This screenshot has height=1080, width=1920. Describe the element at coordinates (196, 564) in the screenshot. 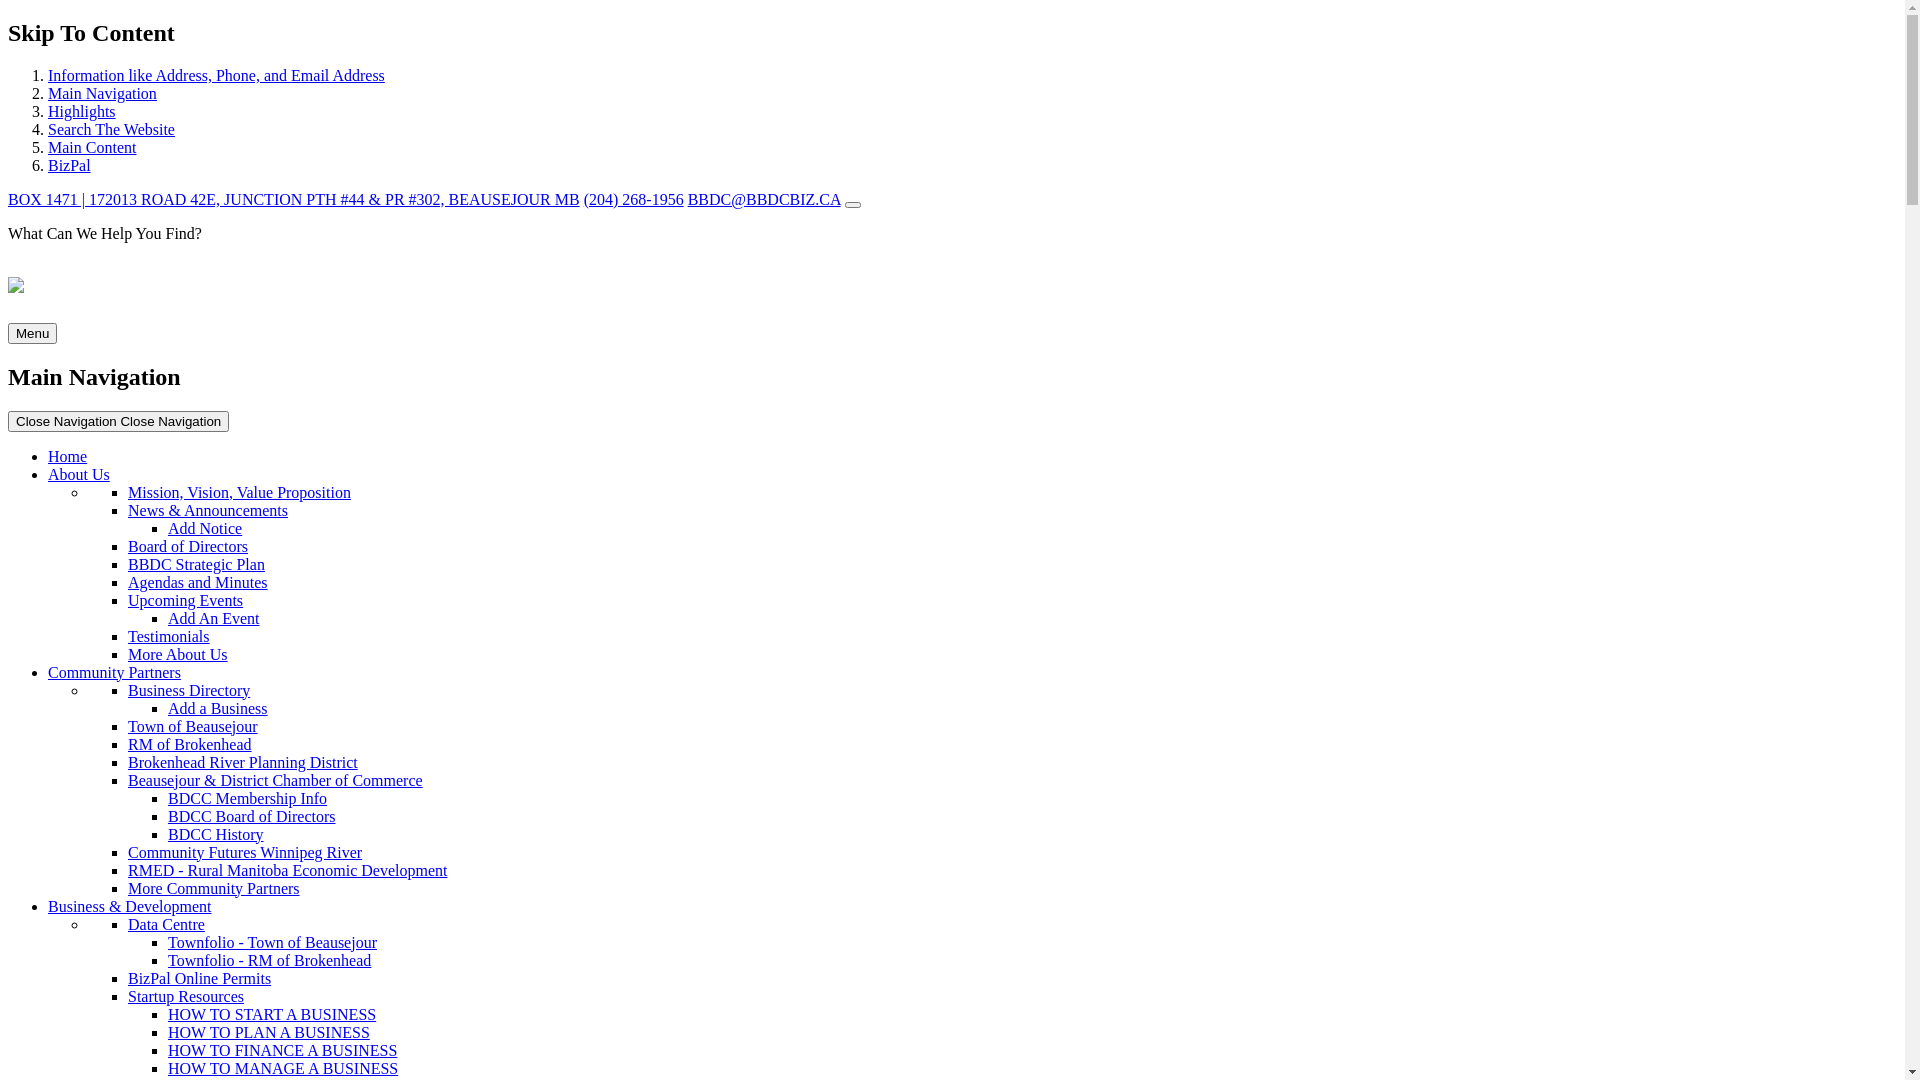

I see `'BBDC Strategic Plan'` at that location.